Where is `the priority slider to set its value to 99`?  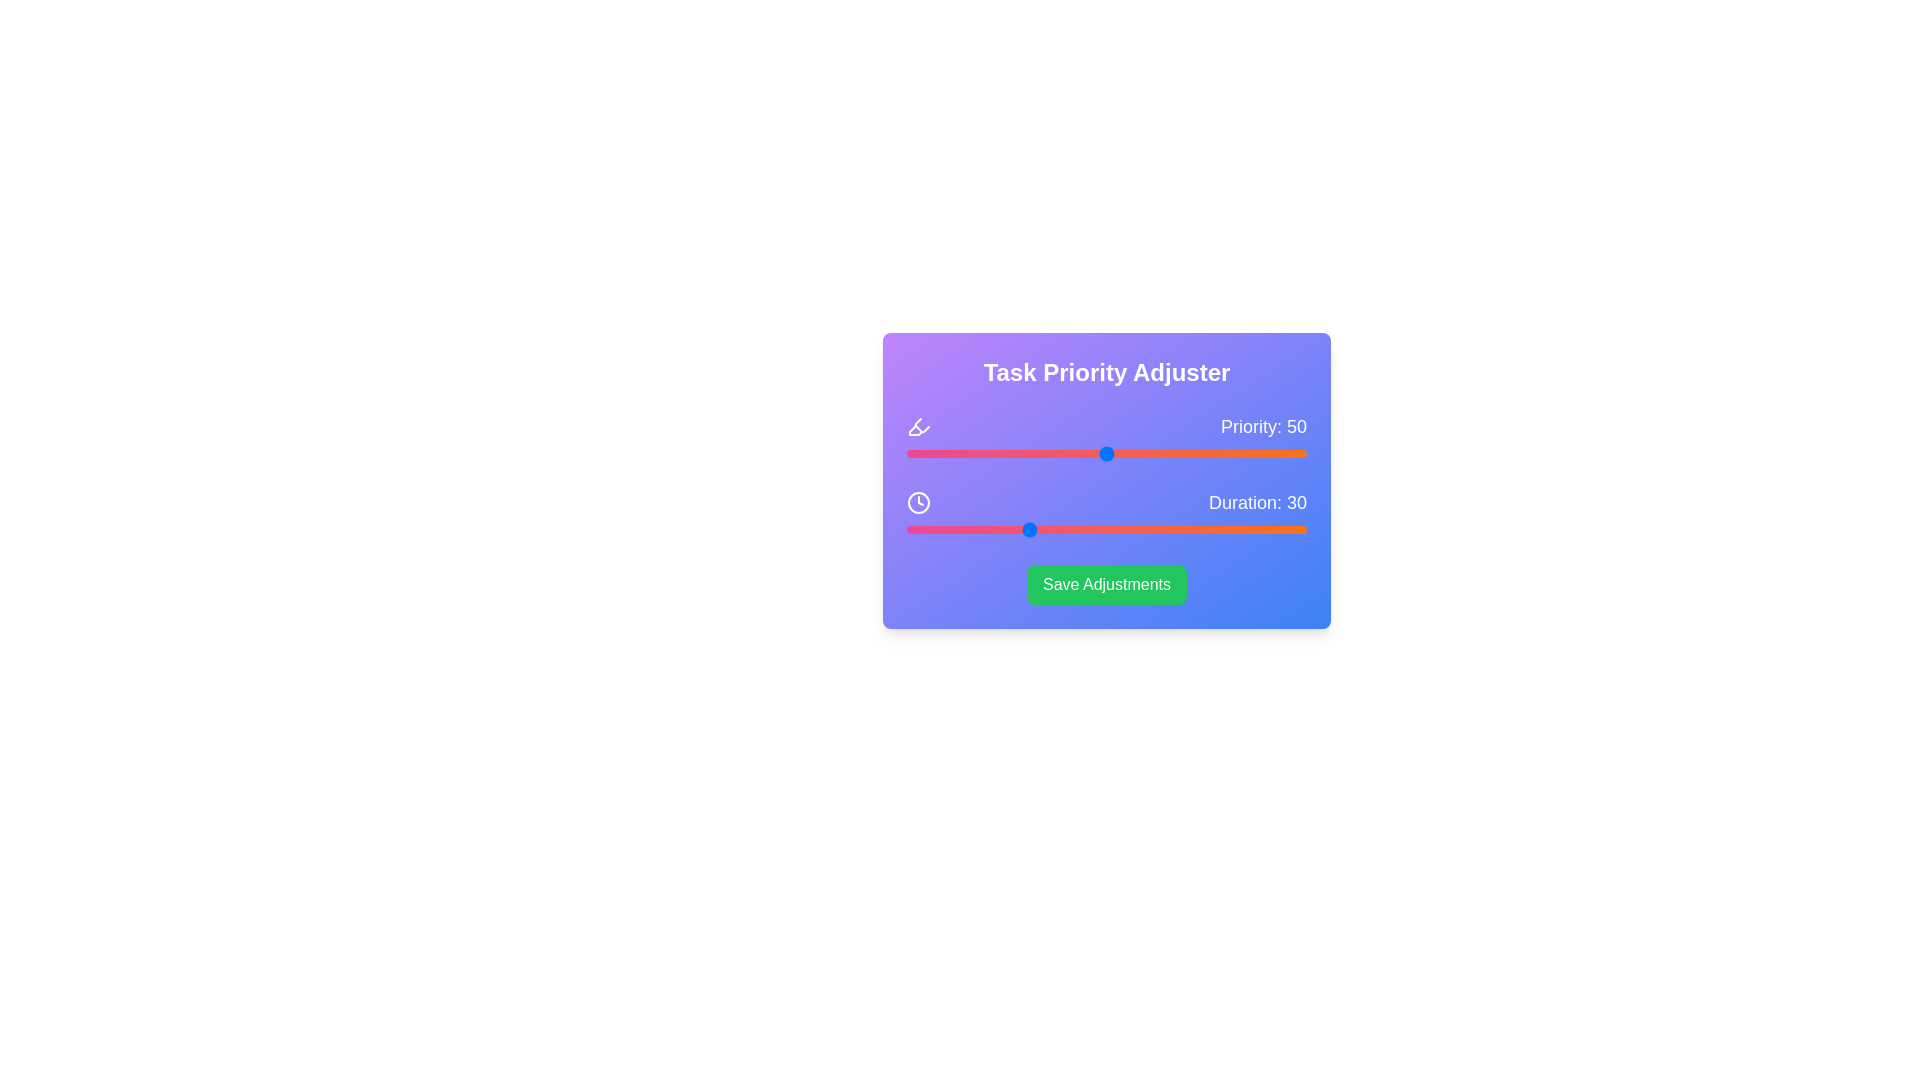
the priority slider to set its value to 99 is located at coordinates (1302, 454).